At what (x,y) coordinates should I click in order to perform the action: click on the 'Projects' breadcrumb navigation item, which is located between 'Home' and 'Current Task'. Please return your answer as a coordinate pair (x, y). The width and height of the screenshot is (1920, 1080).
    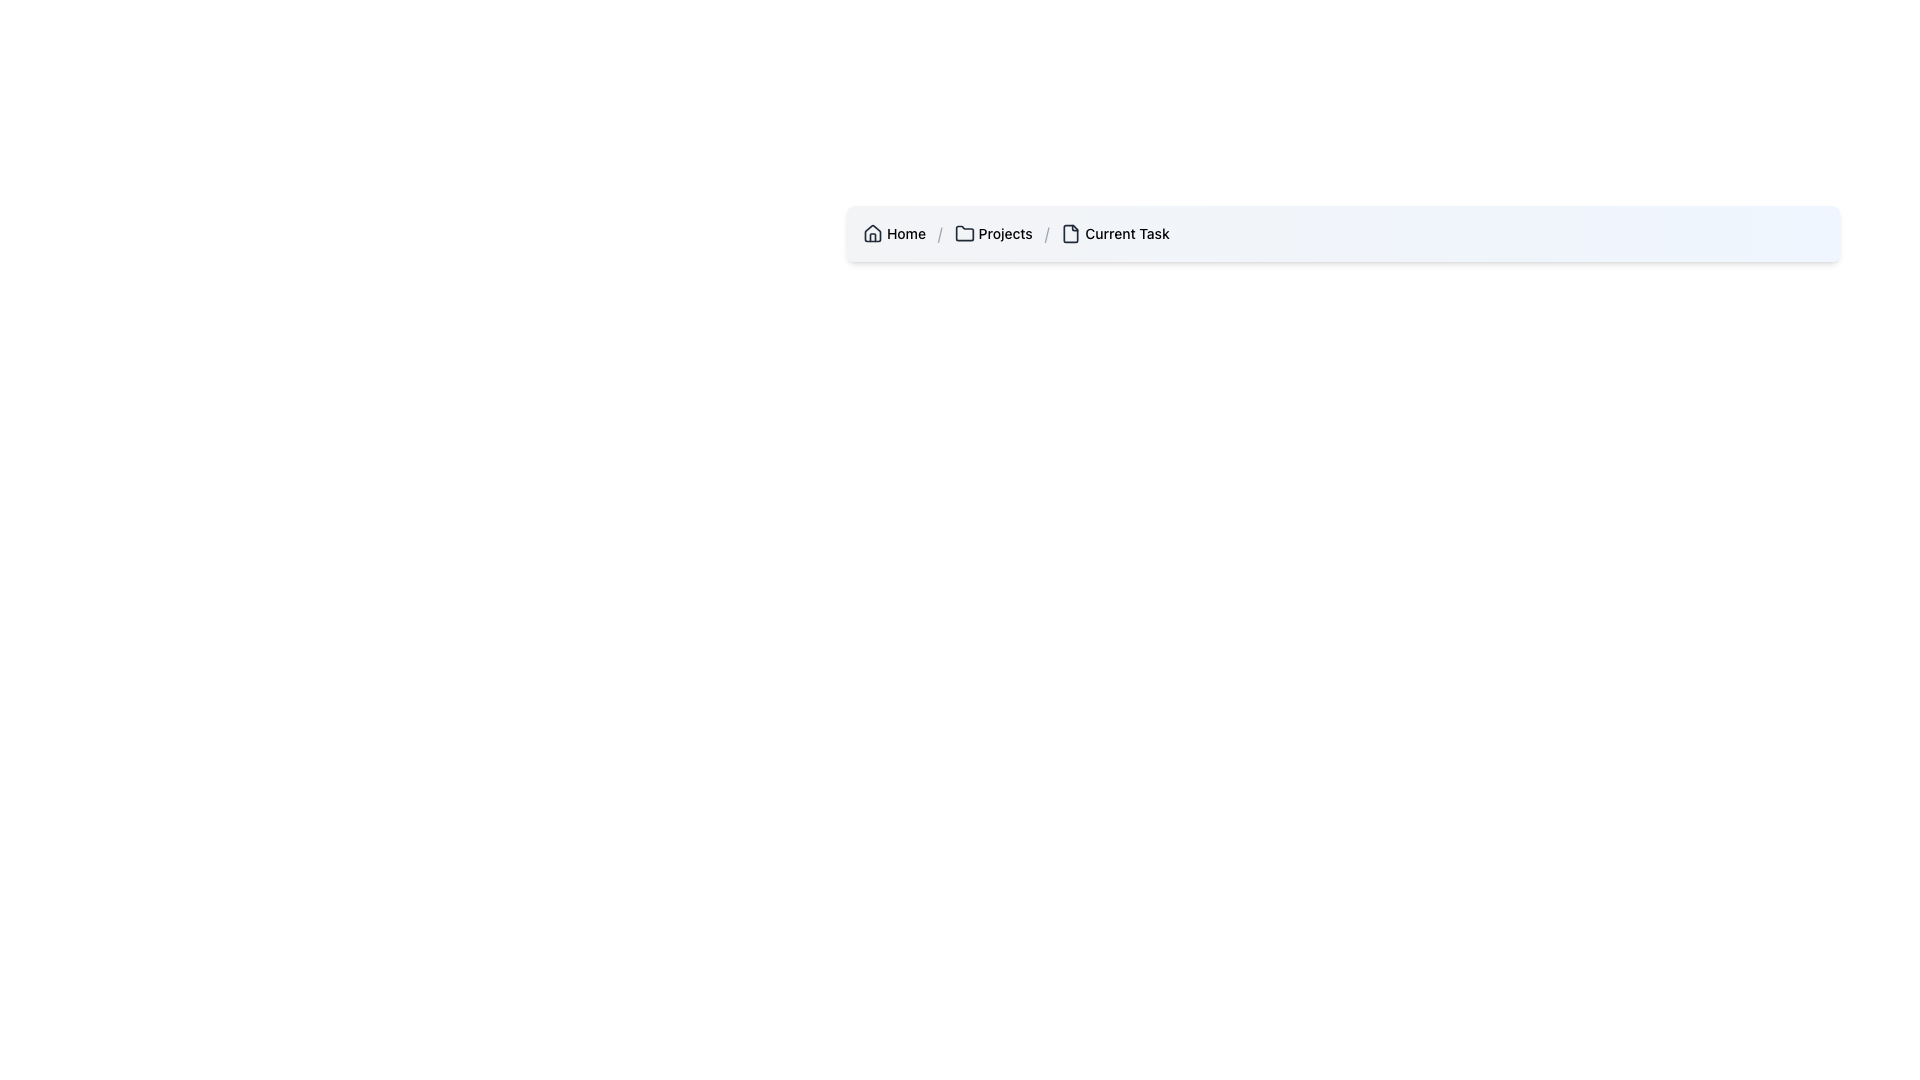
    Looking at the image, I should click on (993, 233).